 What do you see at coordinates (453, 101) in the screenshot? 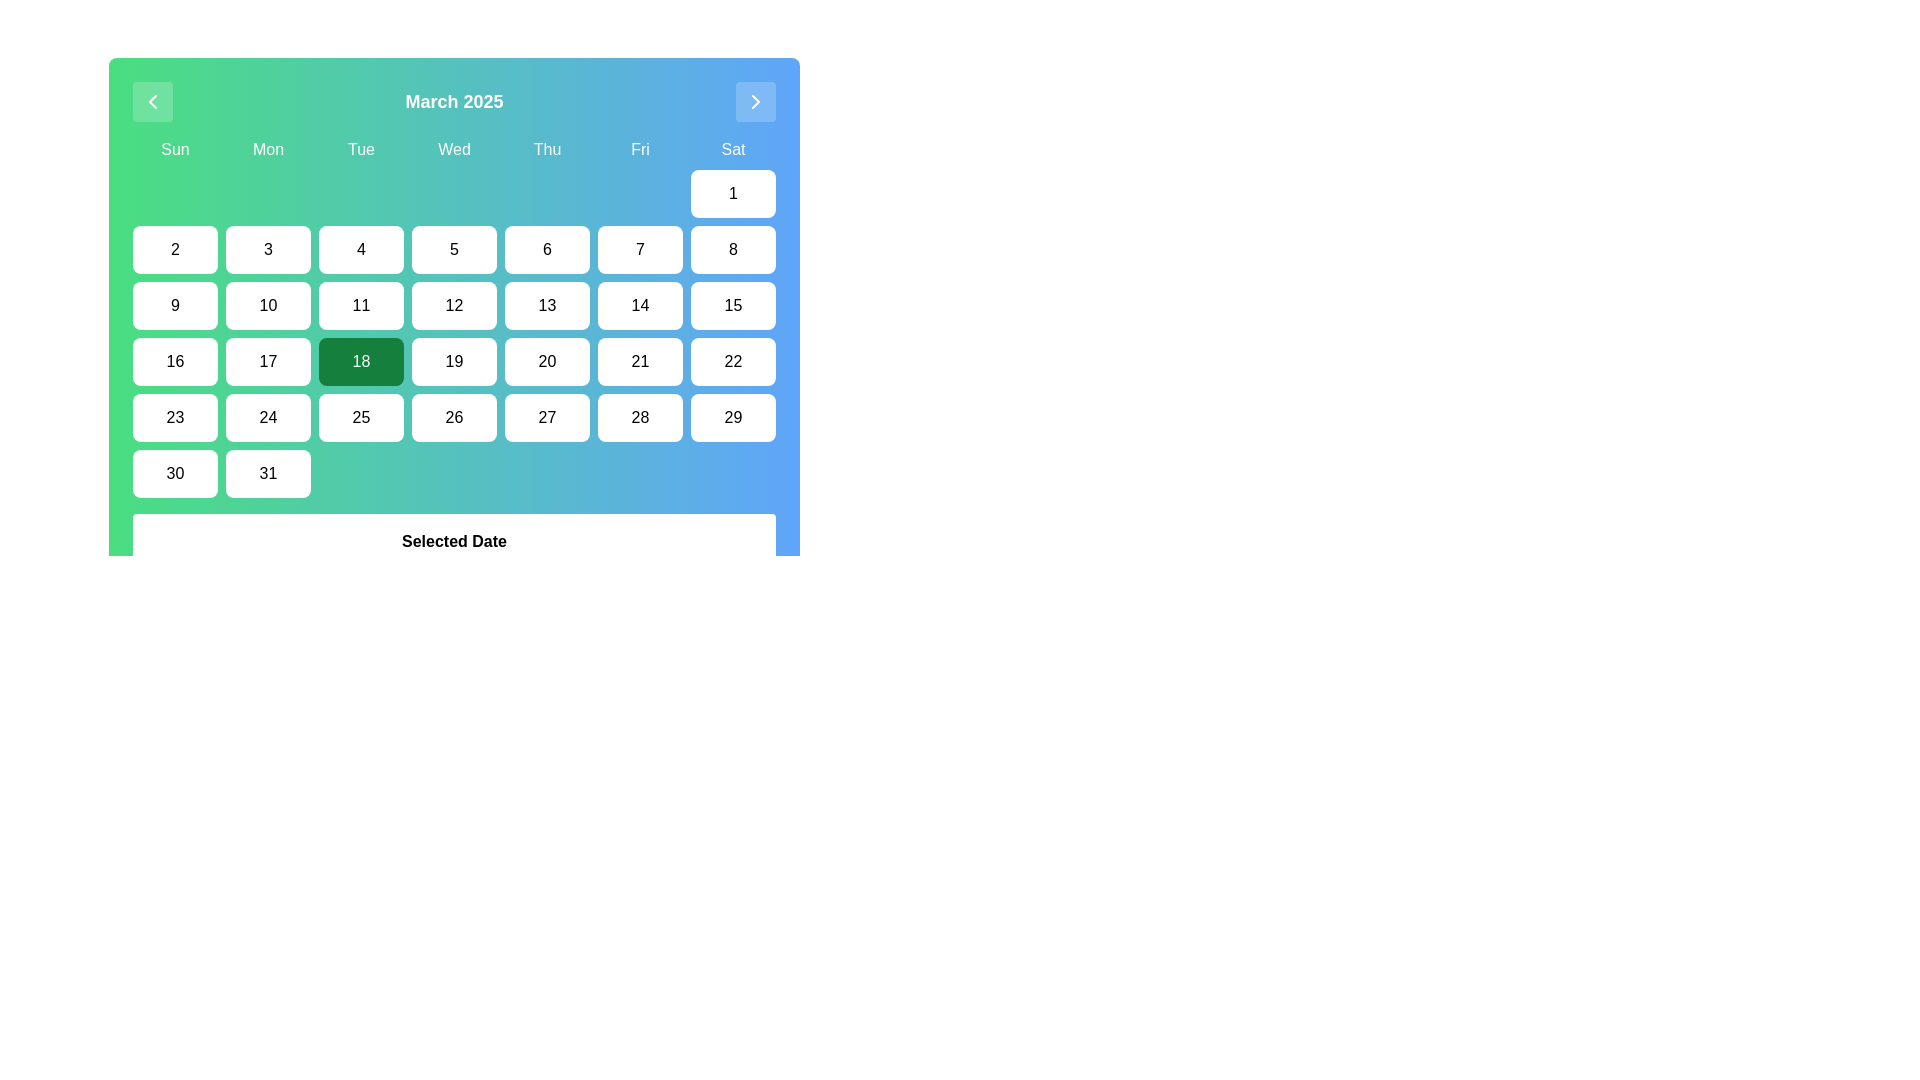
I see `the static text element displaying 'March 2025' which is centered in the header and flanked by chevron icons` at bounding box center [453, 101].